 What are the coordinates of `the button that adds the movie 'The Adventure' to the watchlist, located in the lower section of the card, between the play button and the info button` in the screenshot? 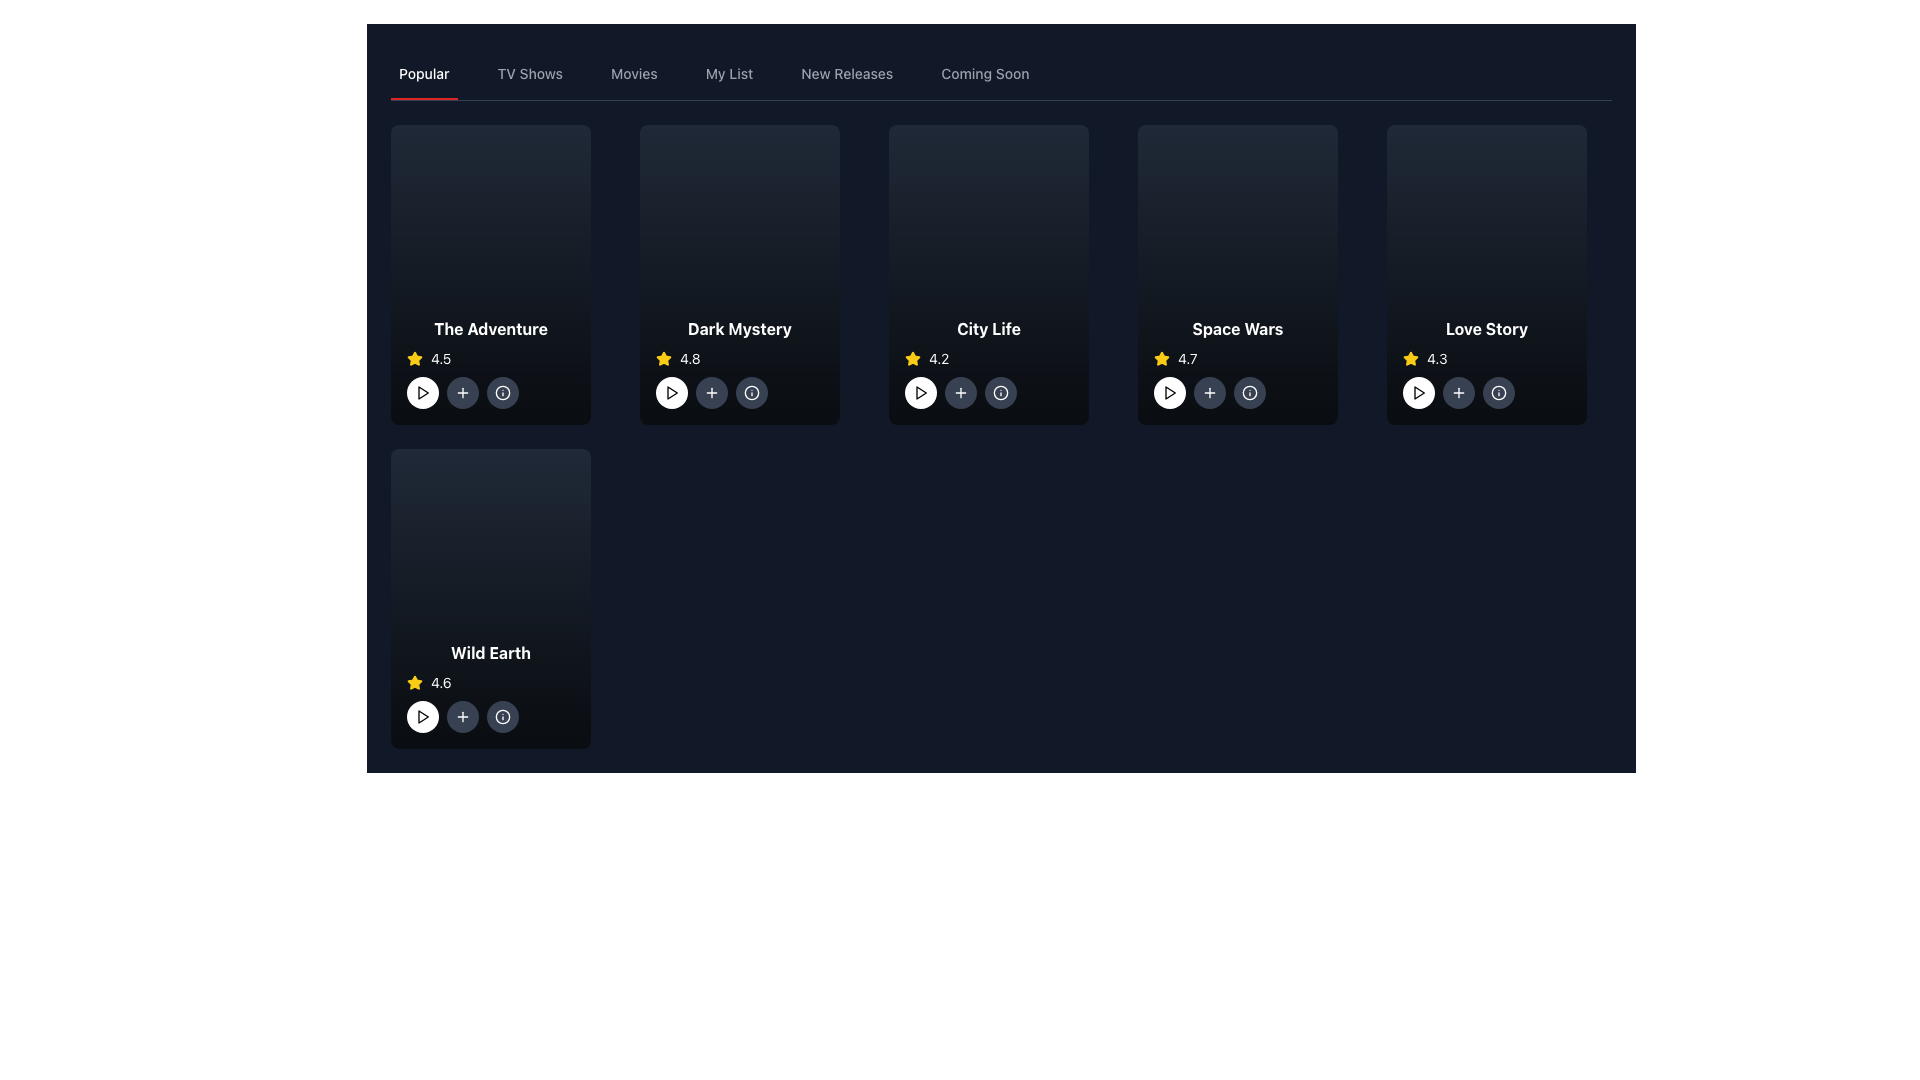 It's located at (461, 393).